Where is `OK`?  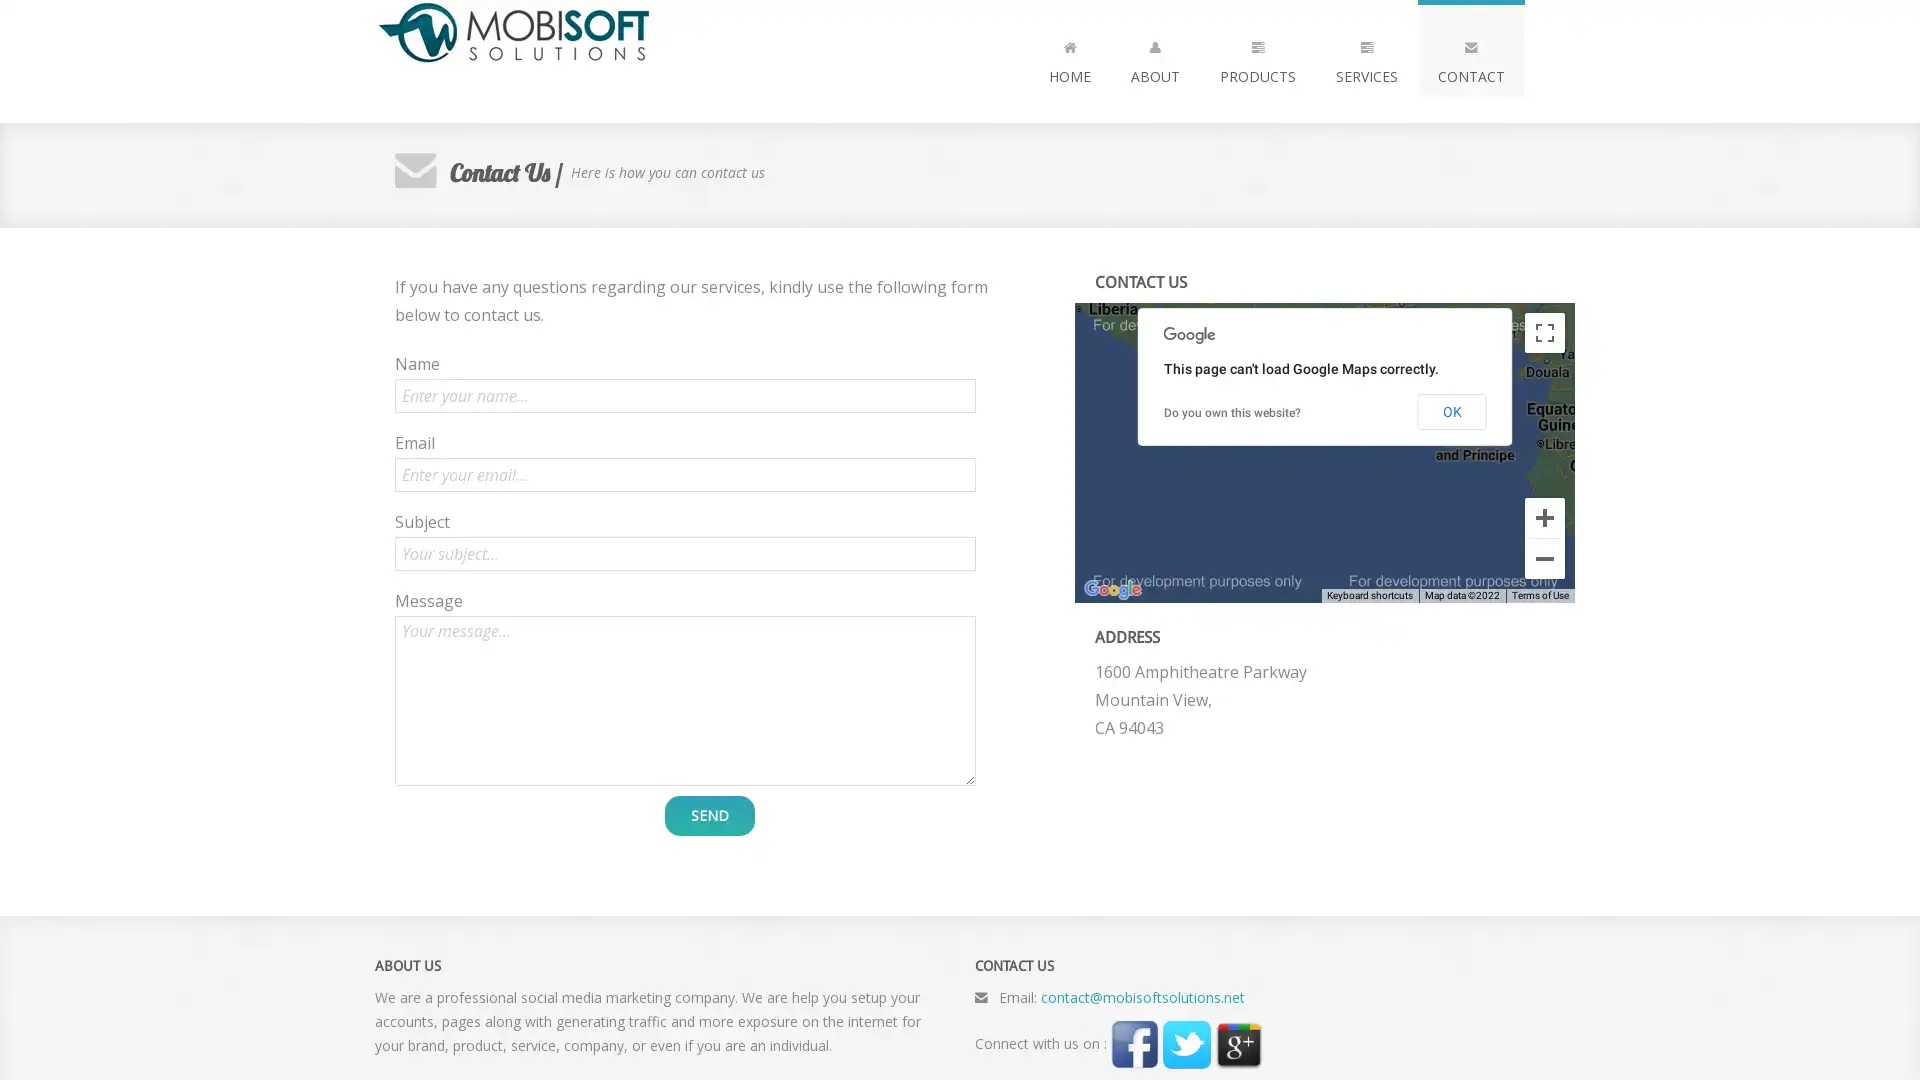 OK is located at coordinates (1451, 411).